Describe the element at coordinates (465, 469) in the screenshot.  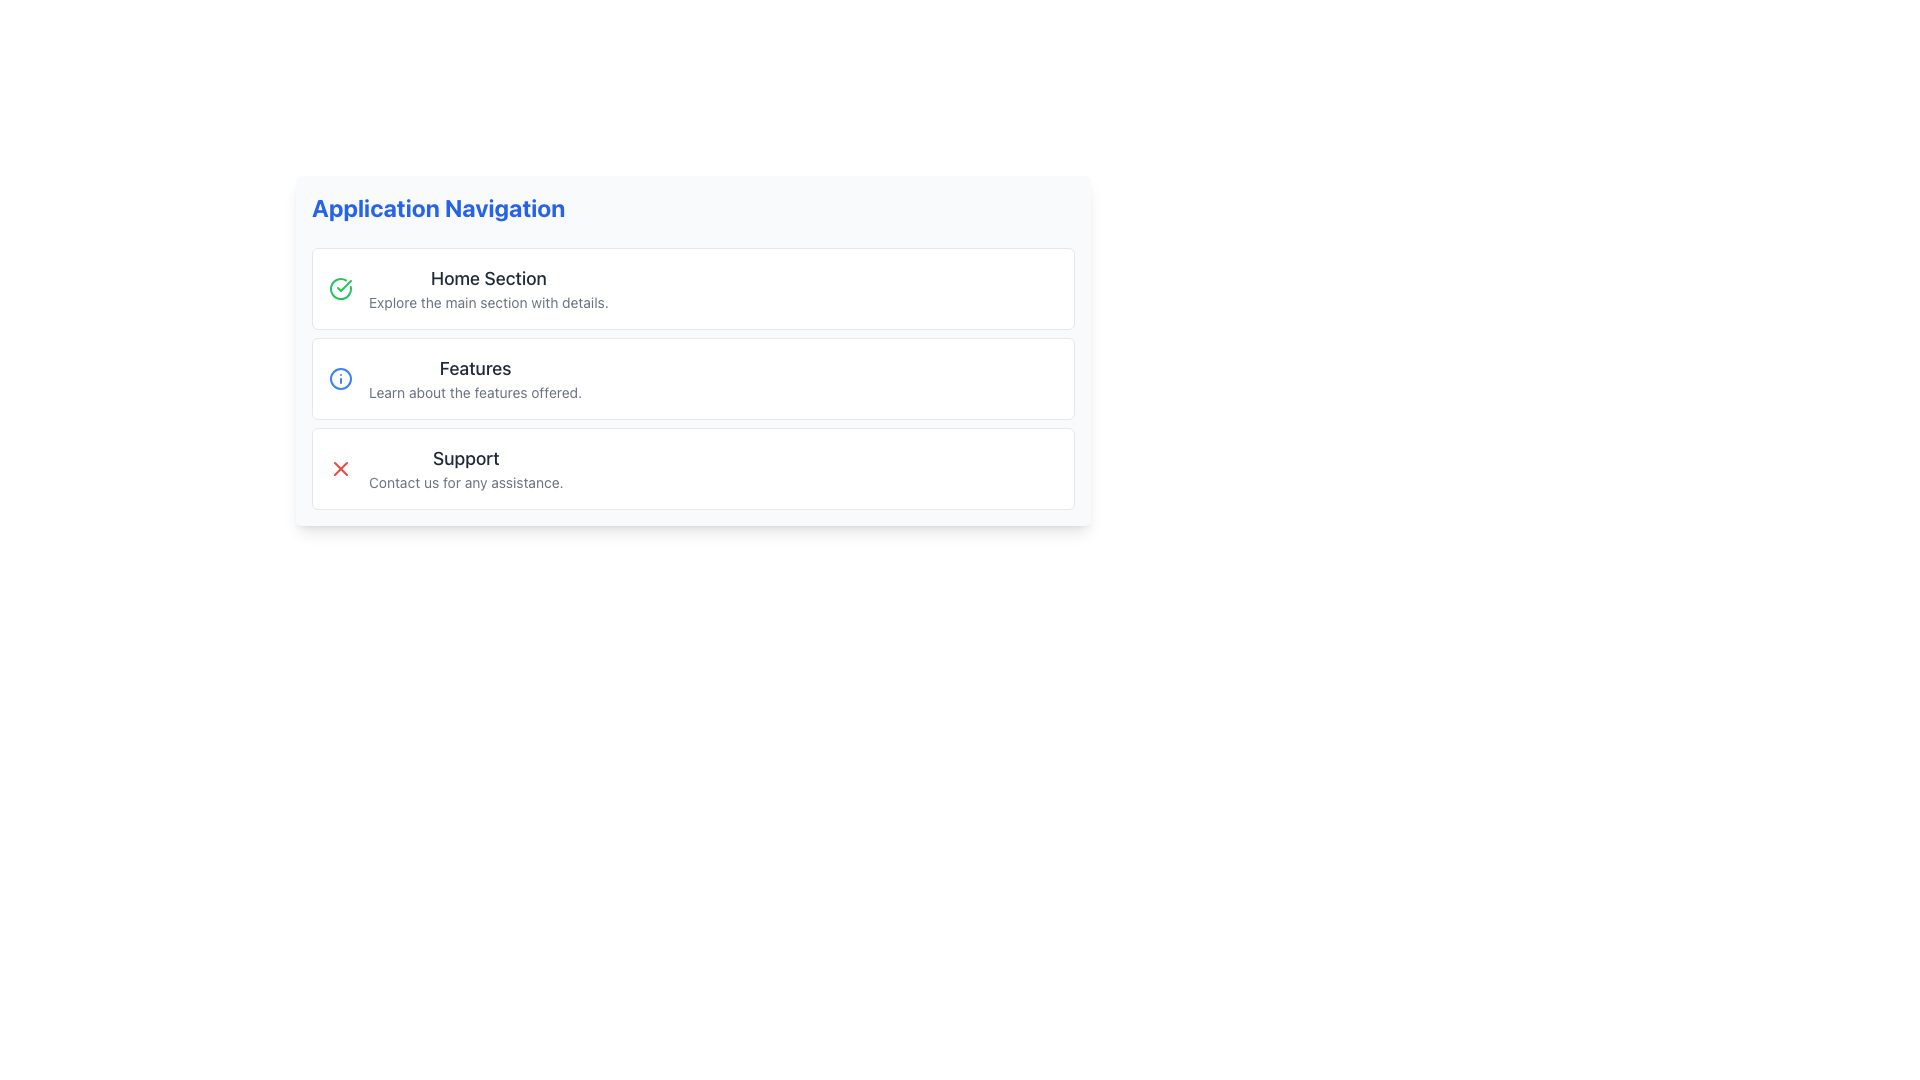
I see `text block containing 'Support' and 'Contact us for any assistance.' which is the third item in the vertical navigation list` at that location.